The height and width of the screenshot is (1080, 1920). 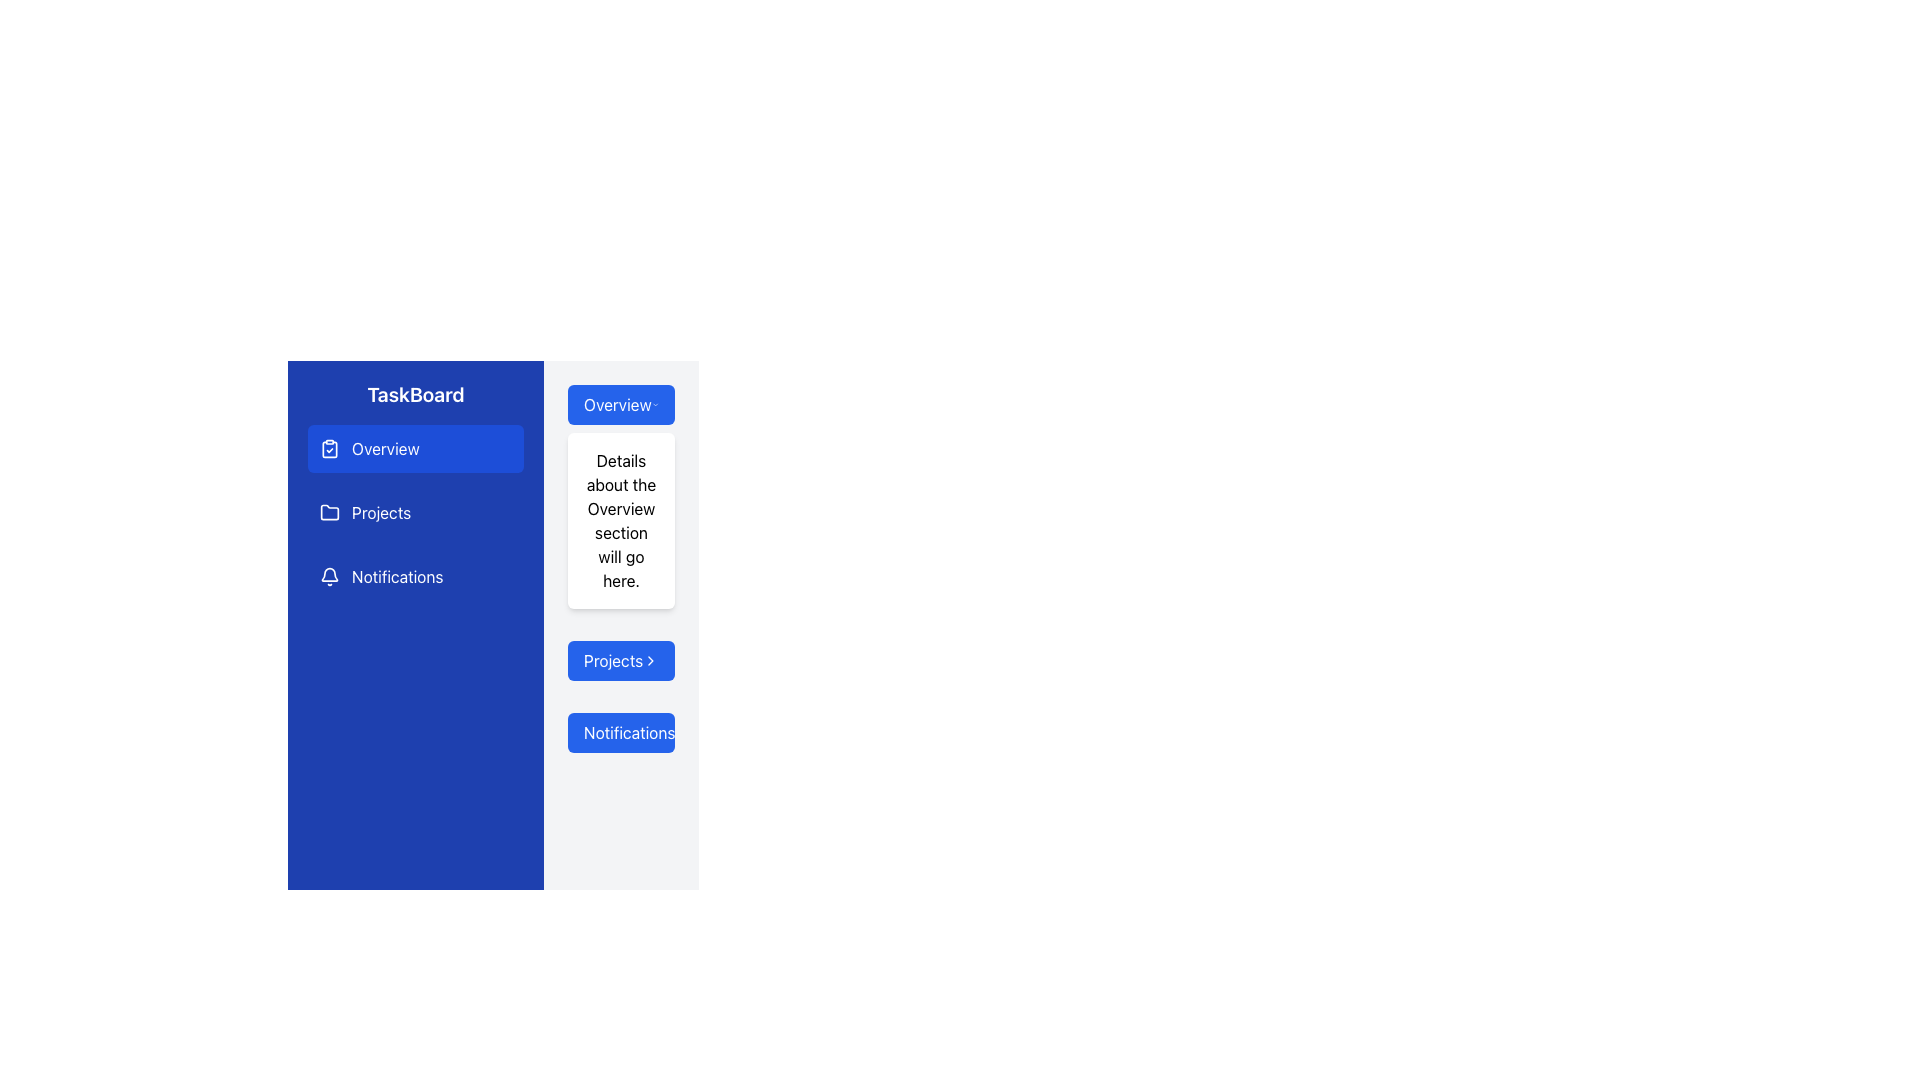 I want to click on the decorative 'Overview' icon in the left-side navigation menu, located to the left of the 'Overview' text label, so click(x=330, y=447).